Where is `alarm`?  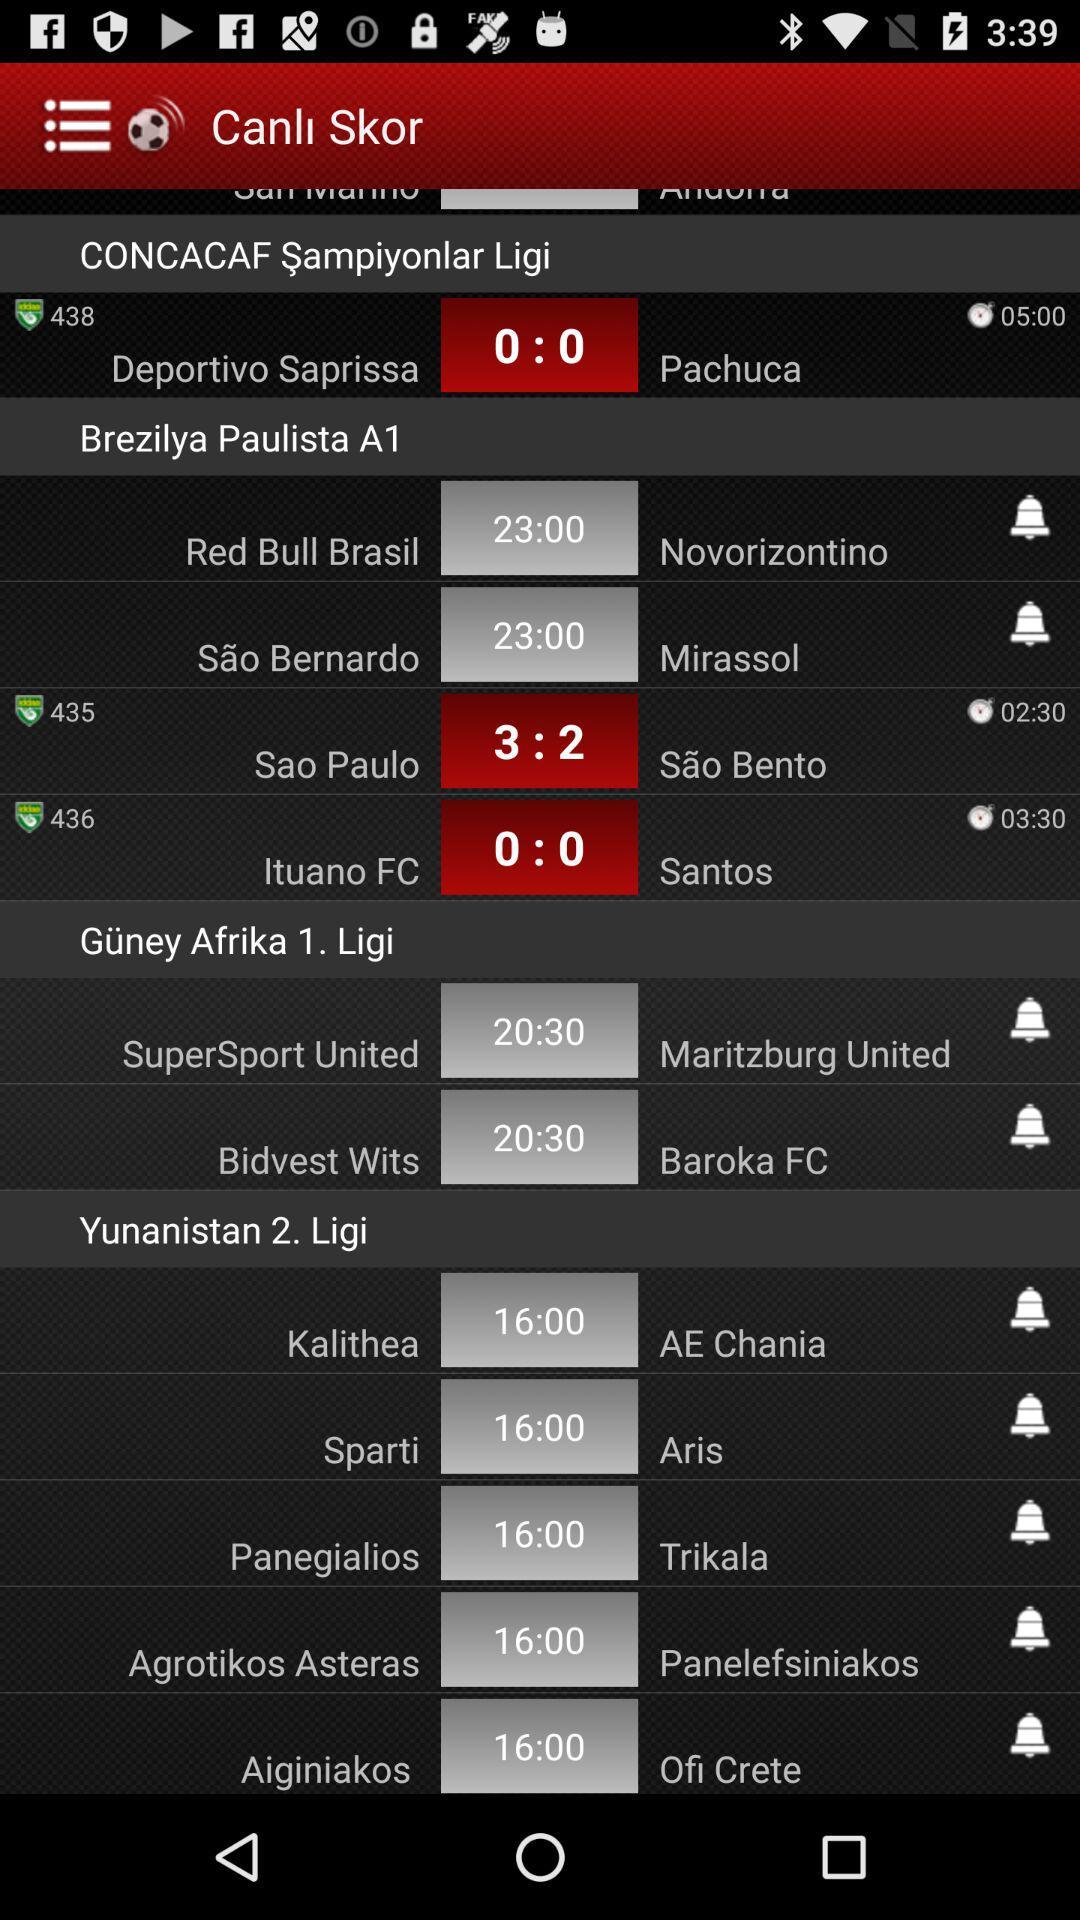 alarm is located at coordinates (1029, 1734).